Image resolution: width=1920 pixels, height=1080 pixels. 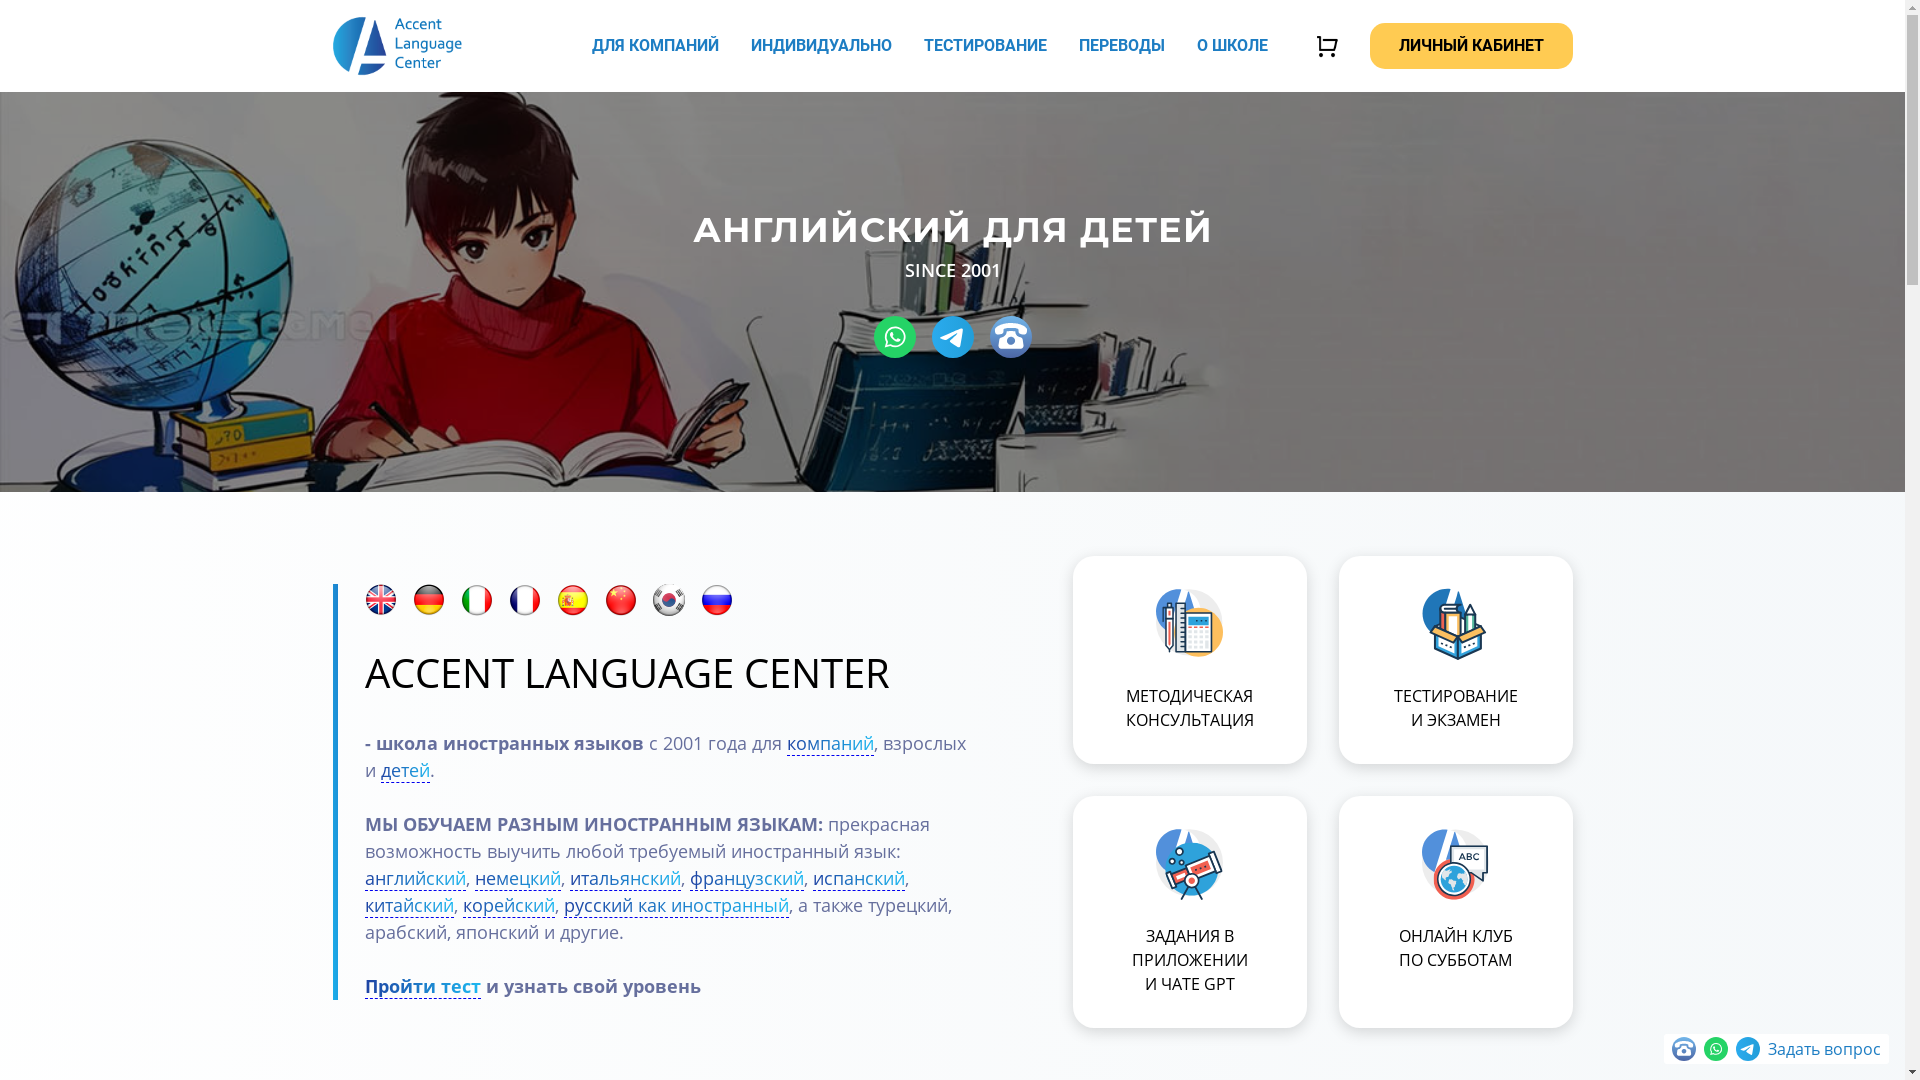 What do you see at coordinates (396, 45) in the screenshot?
I see `'Accent Center'` at bounding box center [396, 45].